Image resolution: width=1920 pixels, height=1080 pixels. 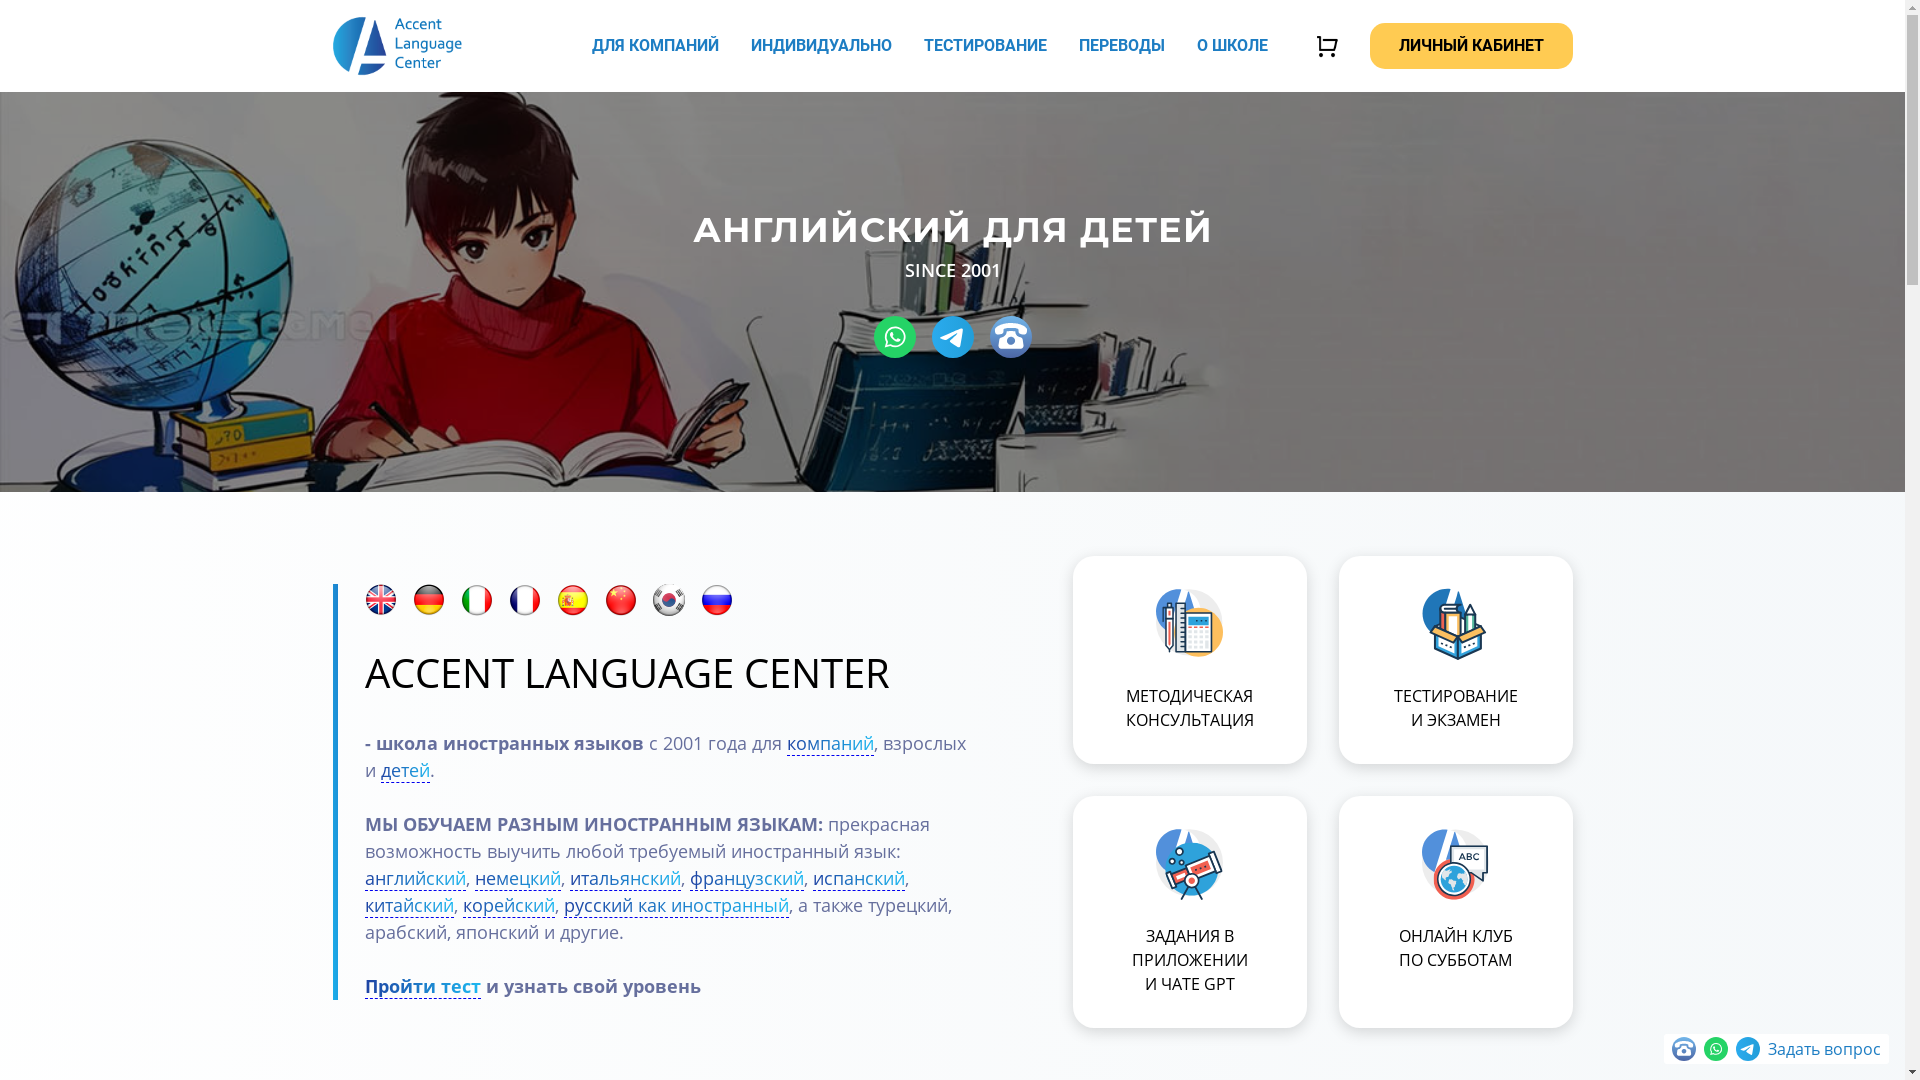 What do you see at coordinates (396, 45) in the screenshot?
I see `'Accent Center'` at bounding box center [396, 45].